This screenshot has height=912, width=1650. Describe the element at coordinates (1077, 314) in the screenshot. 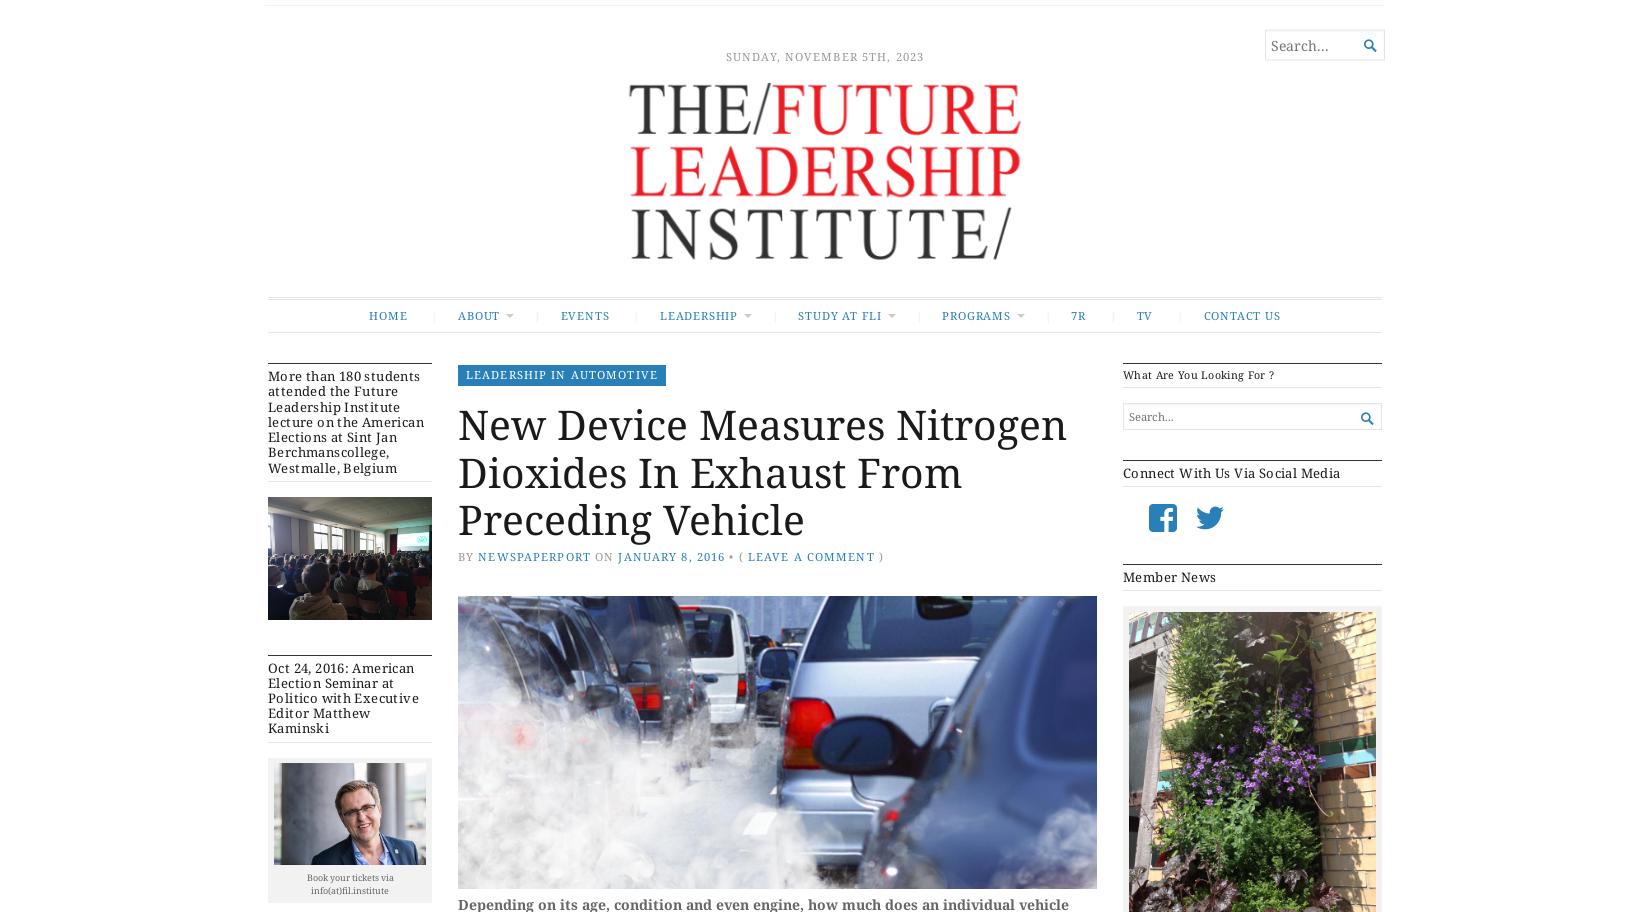

I see `'7R'` at that location.